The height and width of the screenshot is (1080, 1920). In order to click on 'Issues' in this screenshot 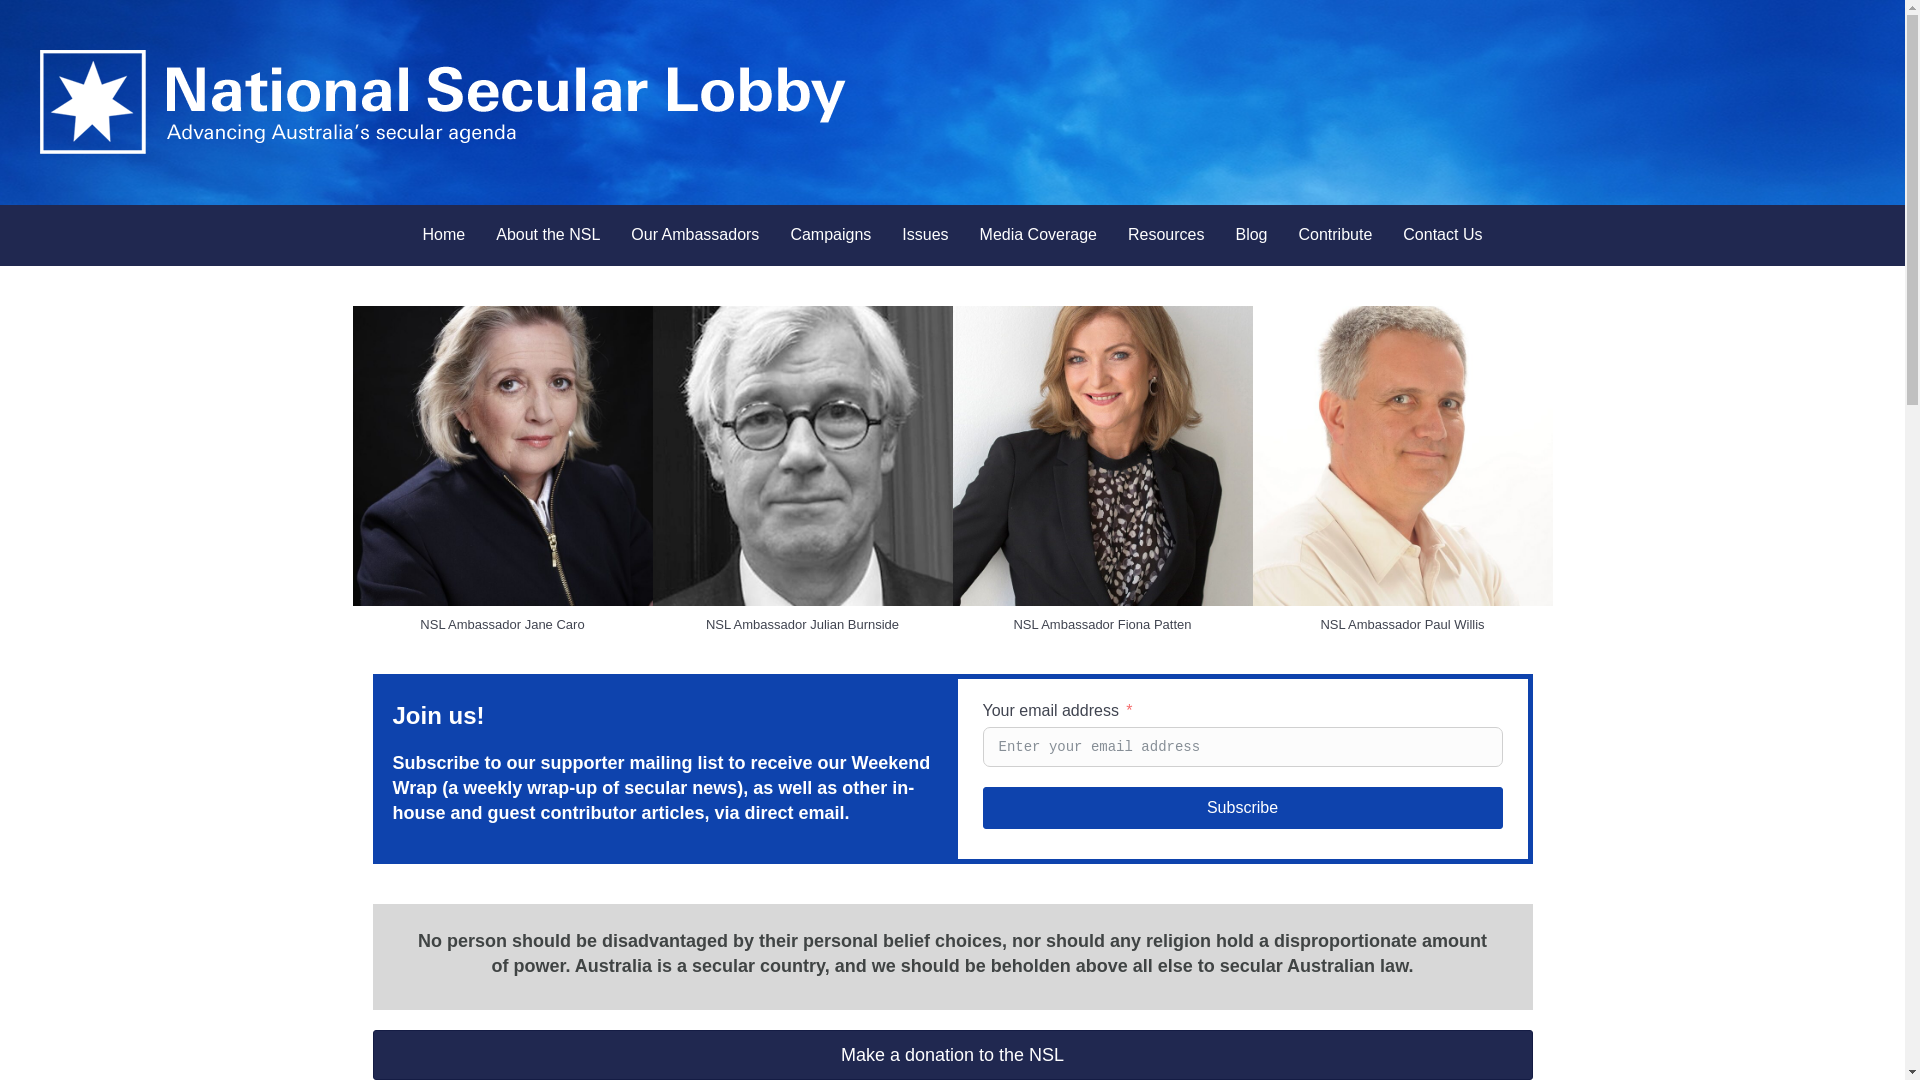, I will do `click(924, 234)`.